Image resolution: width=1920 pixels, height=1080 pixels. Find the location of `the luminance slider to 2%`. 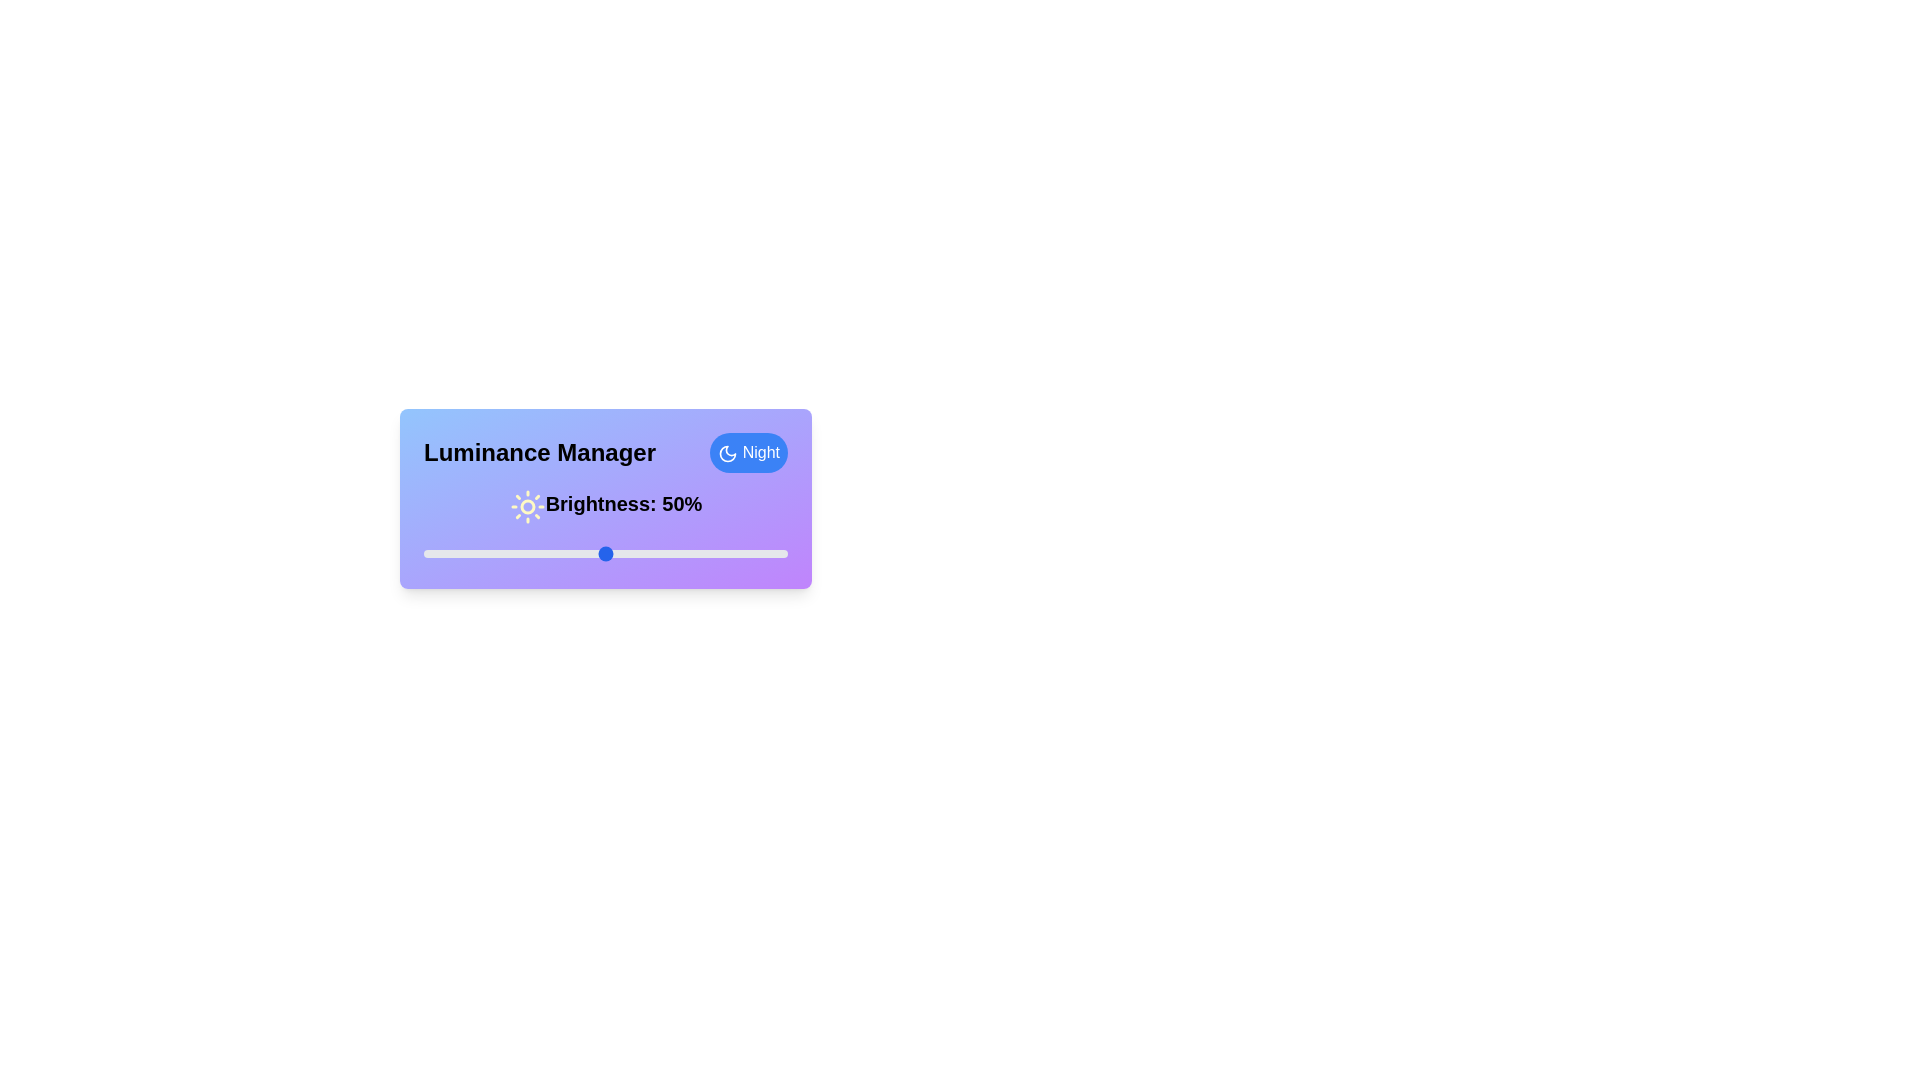

the luminance slider to 2% is located at coordinates (430, 554).